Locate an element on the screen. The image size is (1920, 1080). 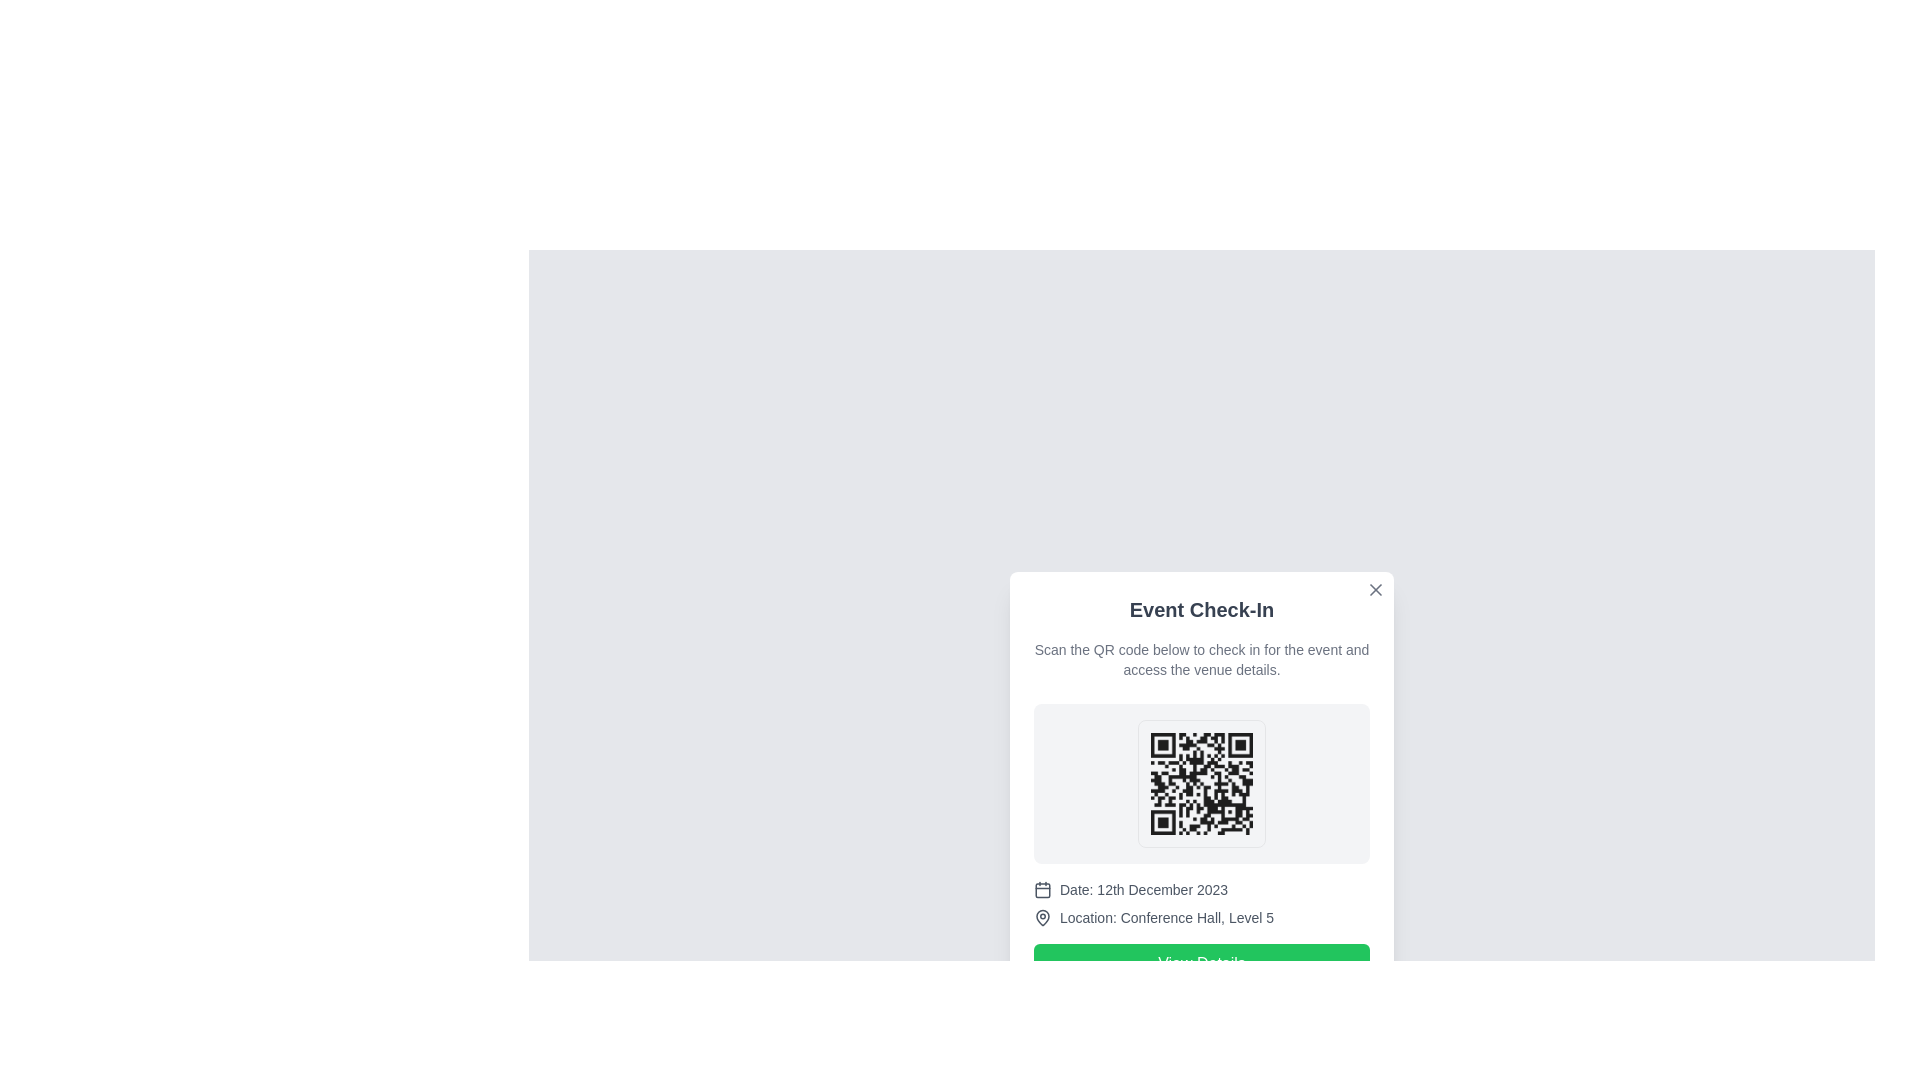
the text element displaying 'Location: Conference Hall, Level 5' next to a pin map icon, located beneath the 'Date: 12th December 2023' text is located at coordinates (1200, 918).